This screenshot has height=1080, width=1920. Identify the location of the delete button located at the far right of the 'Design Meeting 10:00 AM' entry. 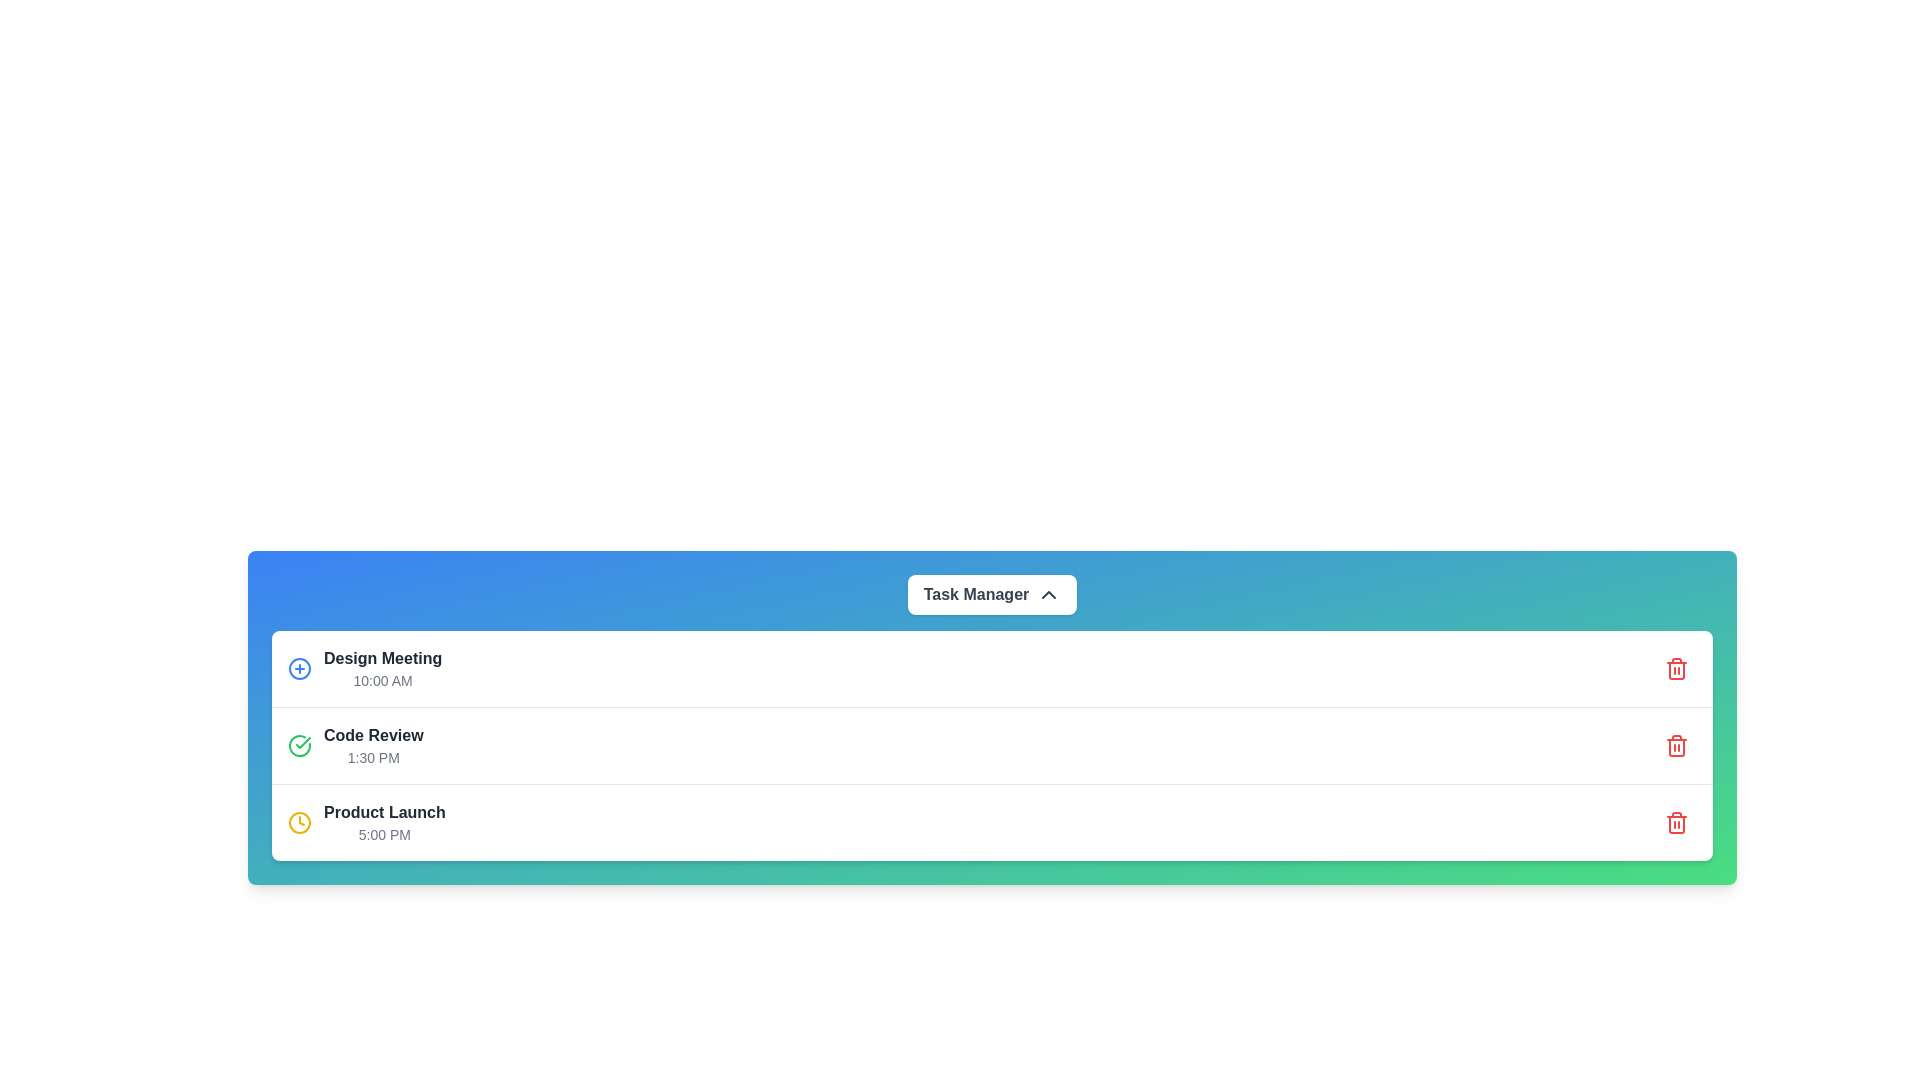
(1676, 668).